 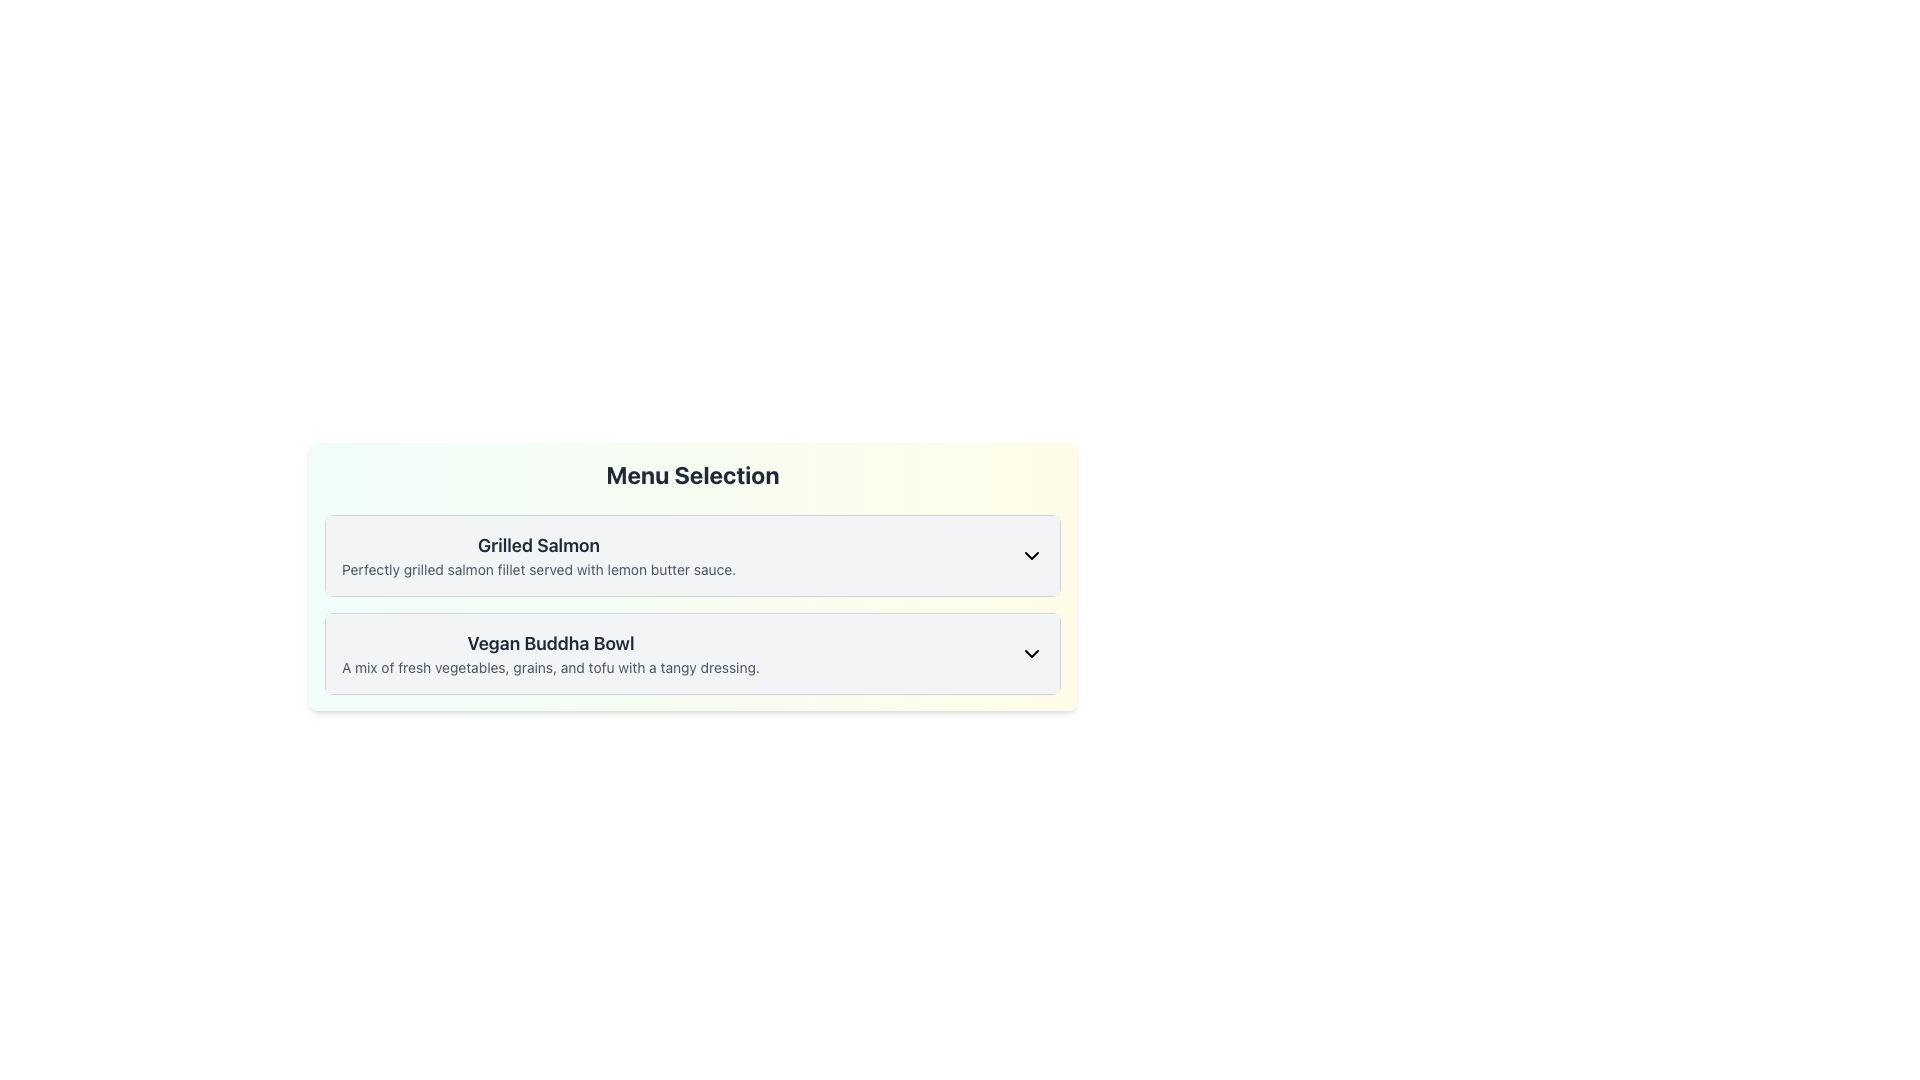 I want to click on the 'Vegan Buddha Bowl' menu option in the dropdown list to trigger hover effects, so click(x=692, y=654).